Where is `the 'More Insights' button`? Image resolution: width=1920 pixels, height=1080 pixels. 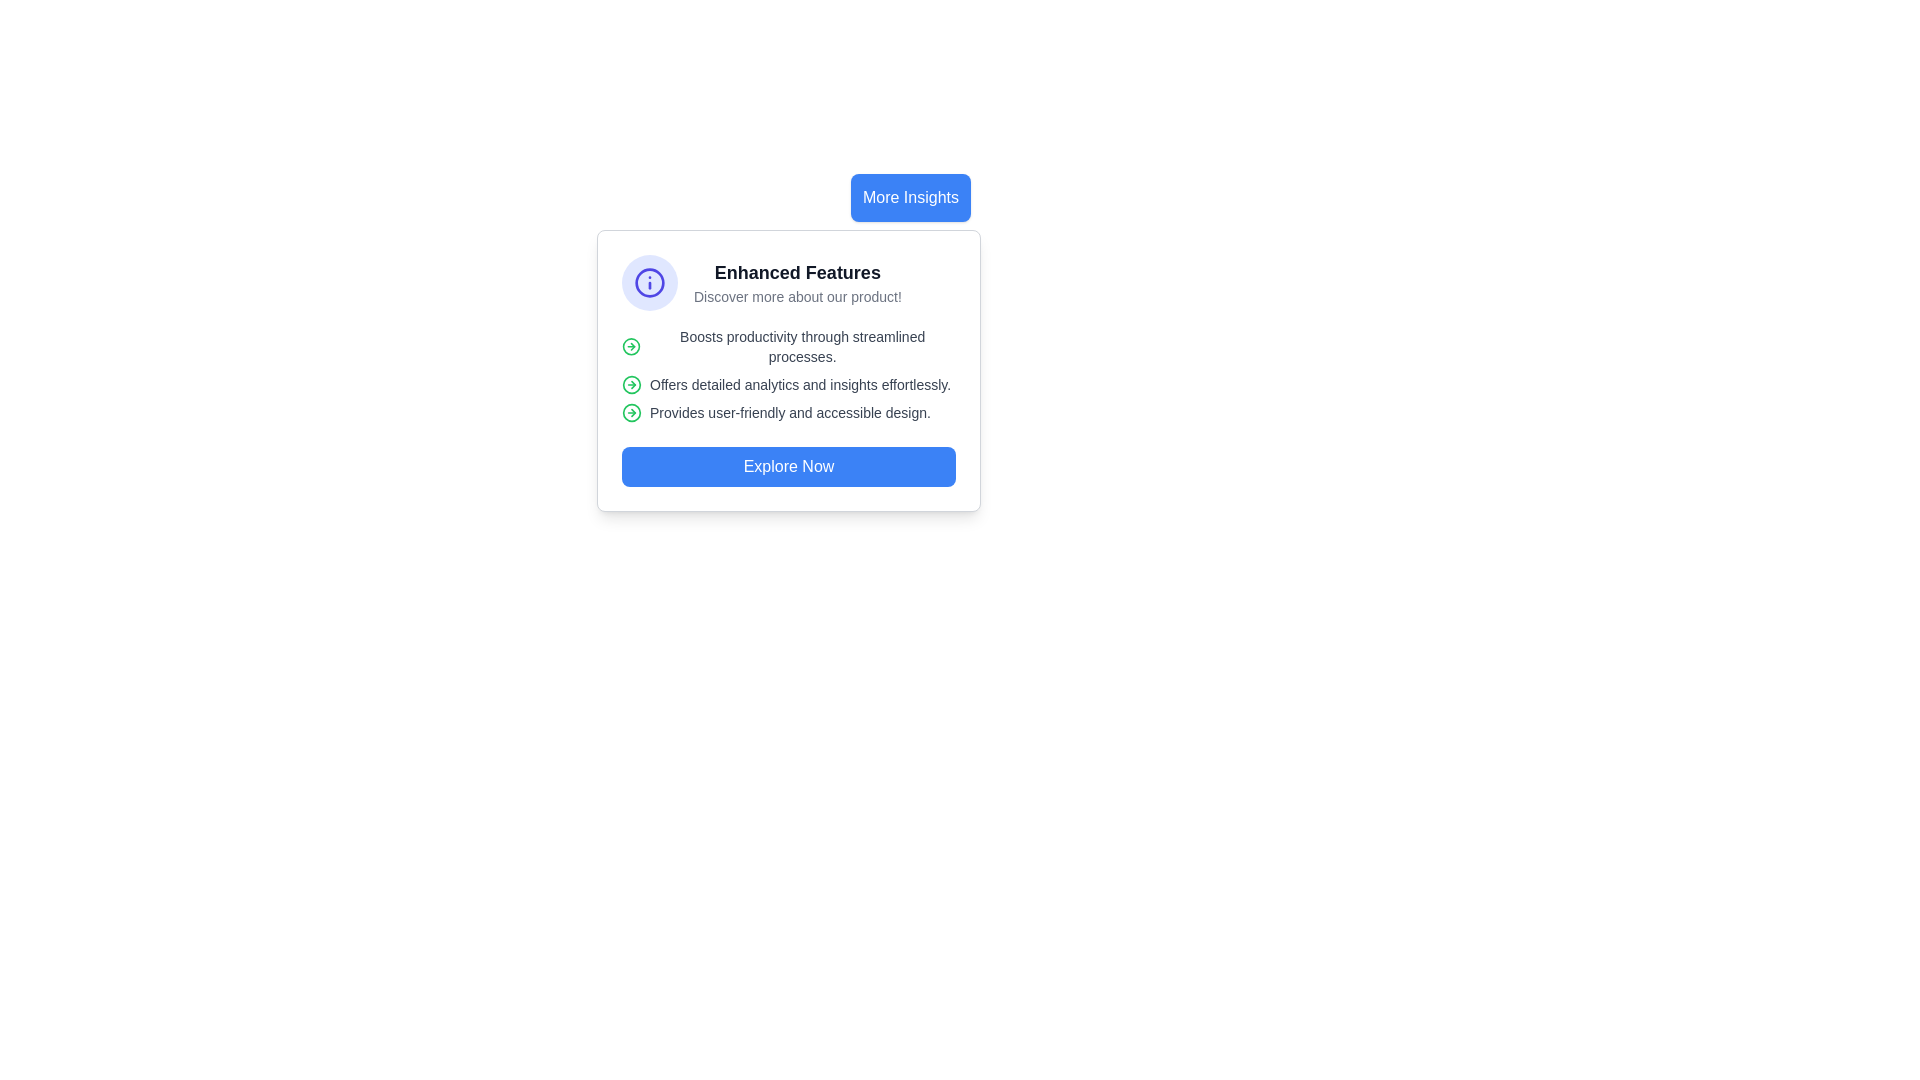 the 'More Insights' button is located at coordinates (910, 197).